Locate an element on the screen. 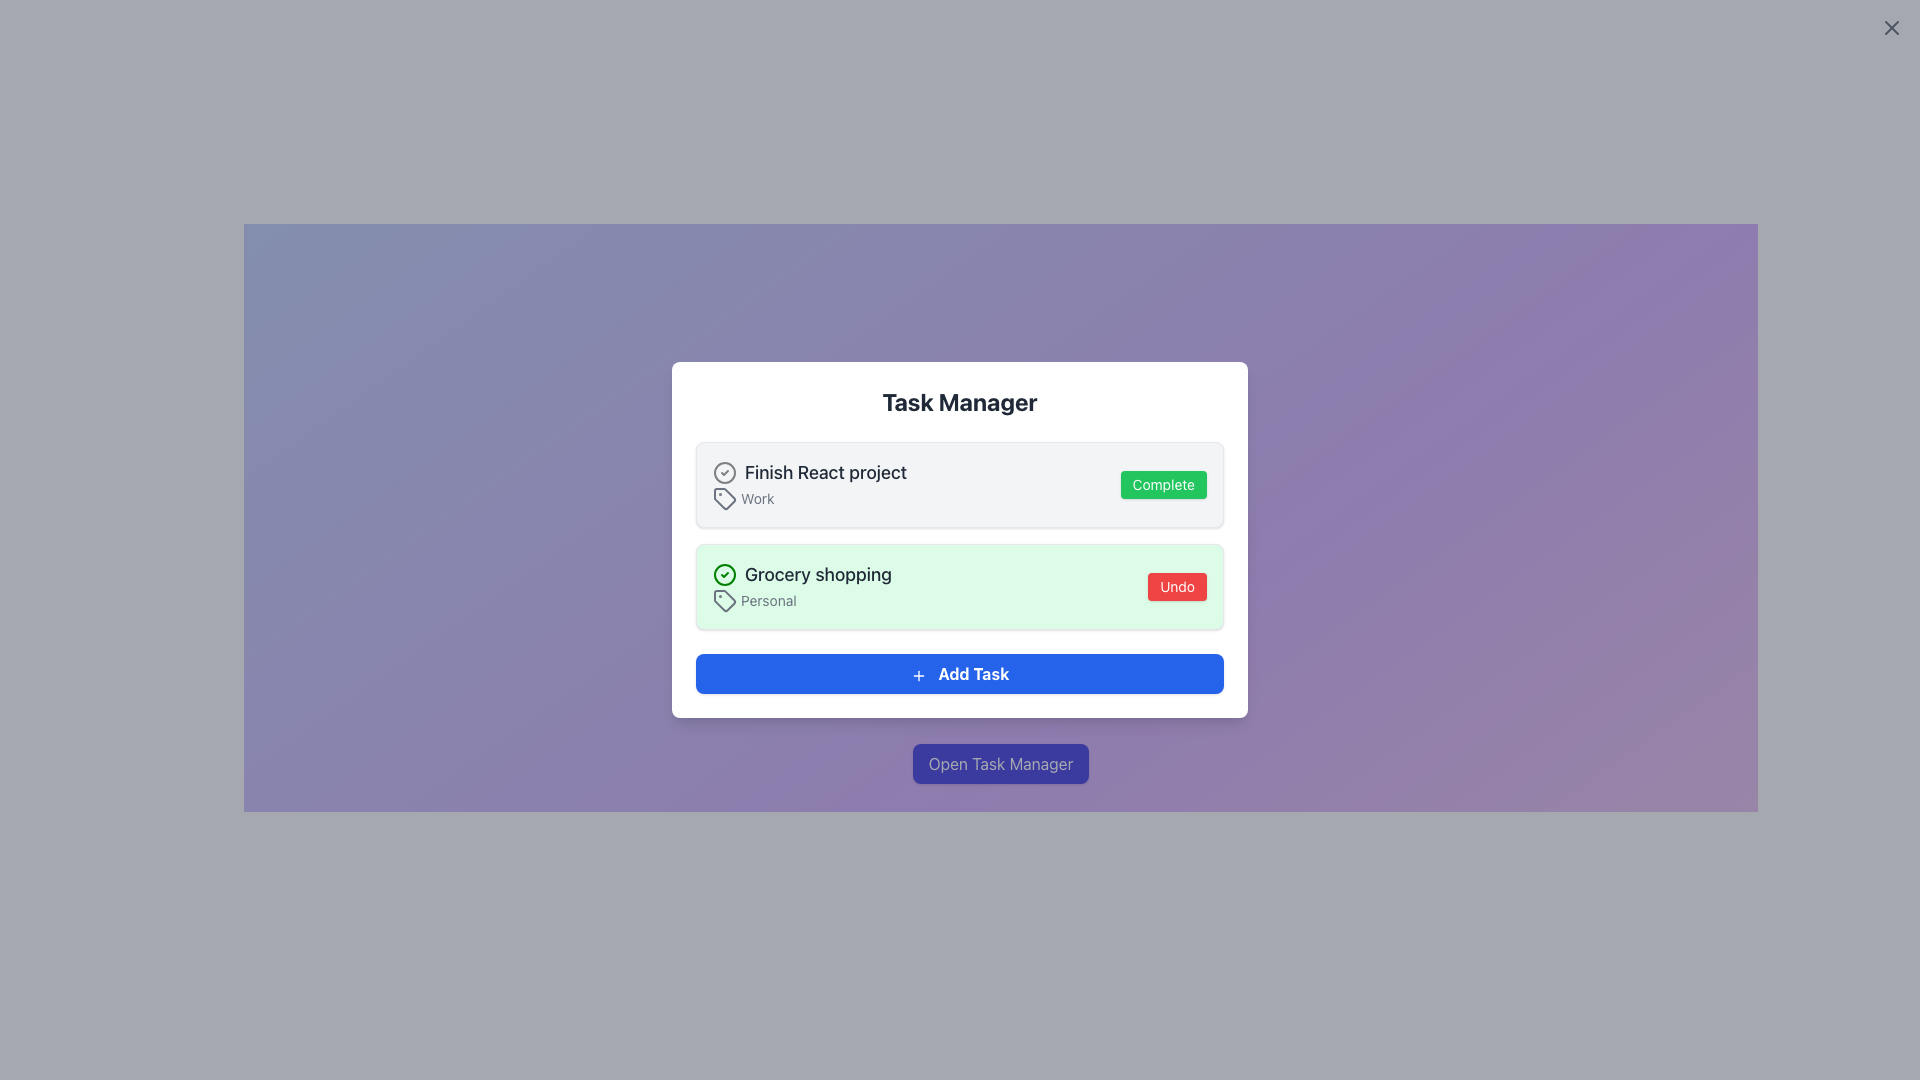  the task entry labeled 'Grocery shopping' with the 'Undo' button for potential tooltip or highlight is located at coordinates (960, 585).